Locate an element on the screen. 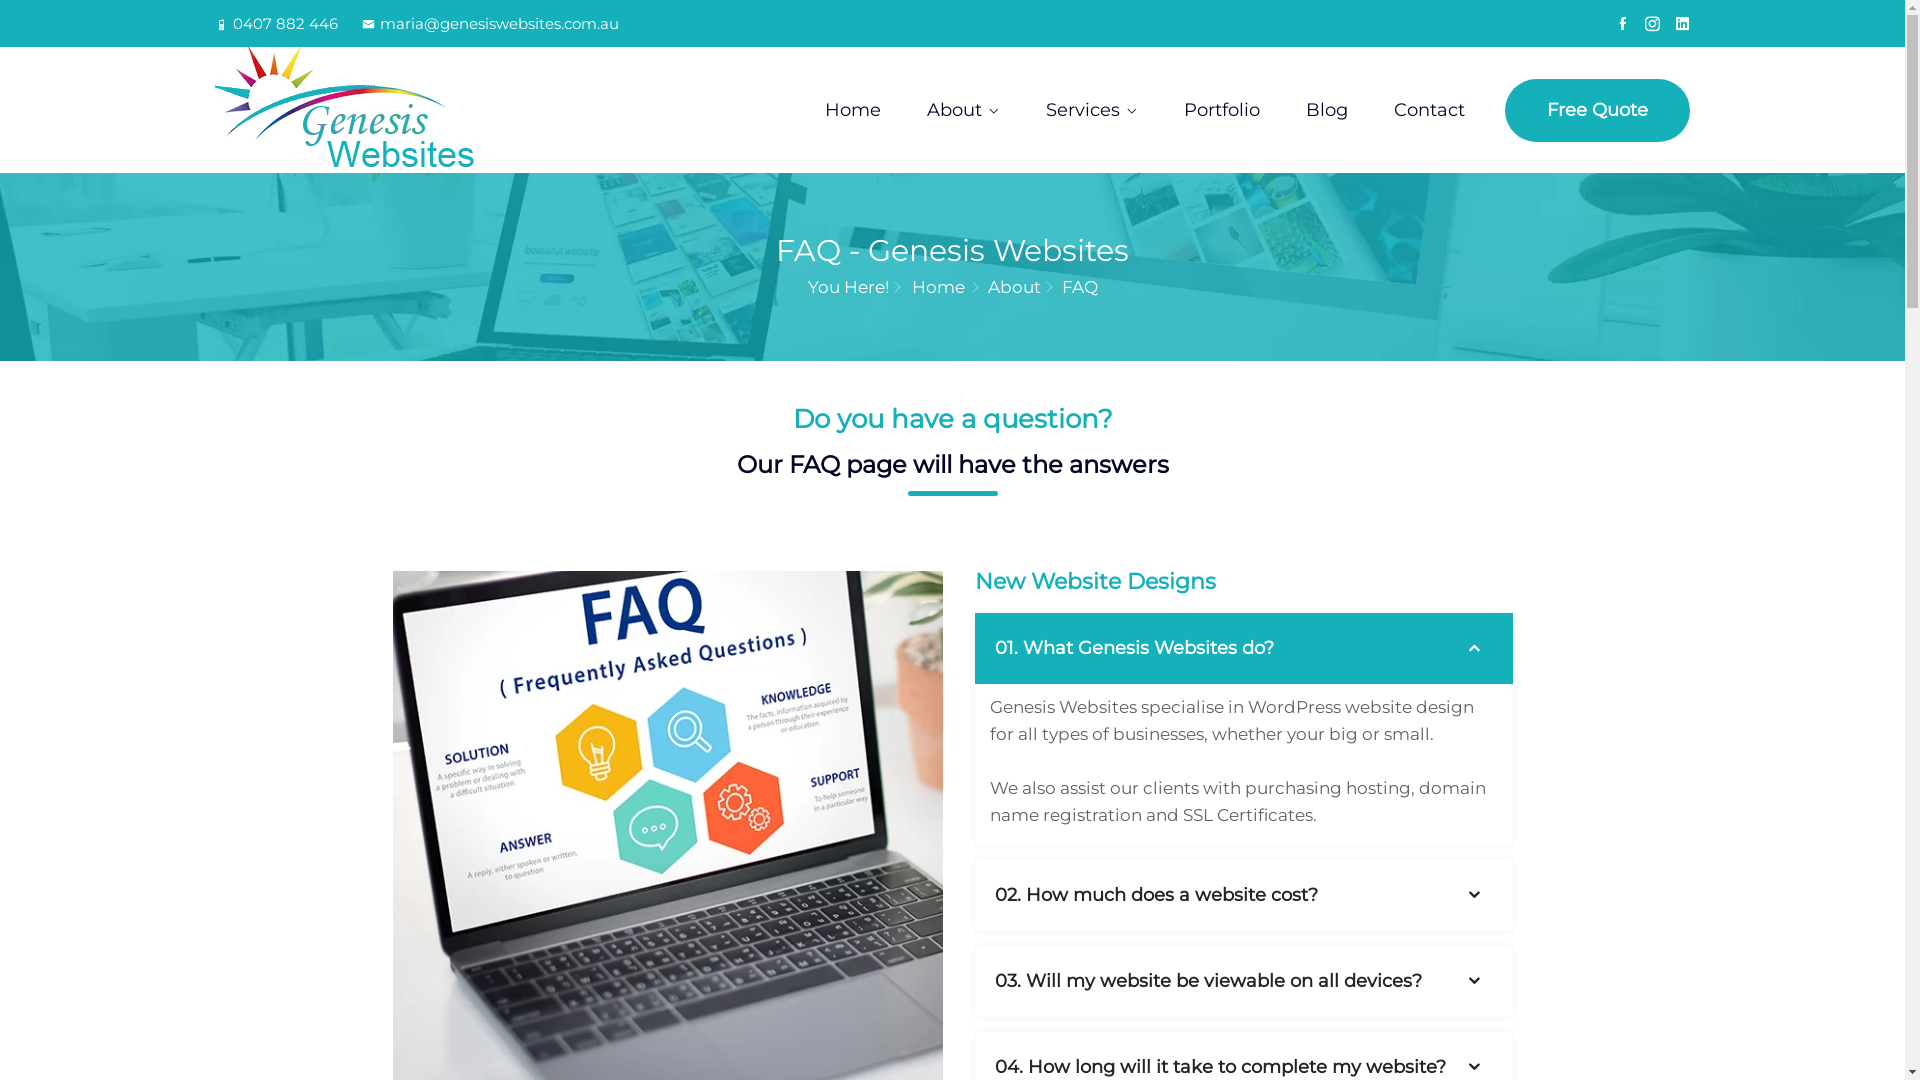  'Free Quote' is located at coordinates (1596, 110).